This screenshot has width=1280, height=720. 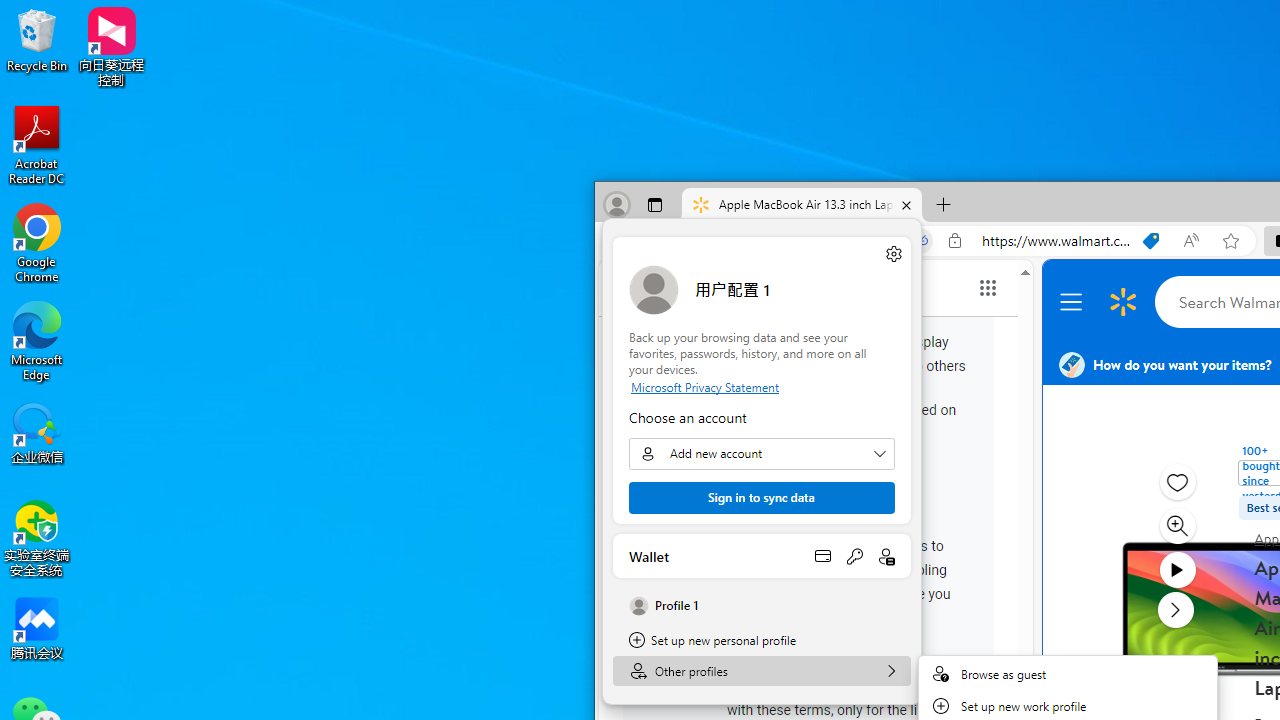 I want to click on 'This site has coupons! Shopping in Microsoft Edge, 7', so click(x=1151, y=240).